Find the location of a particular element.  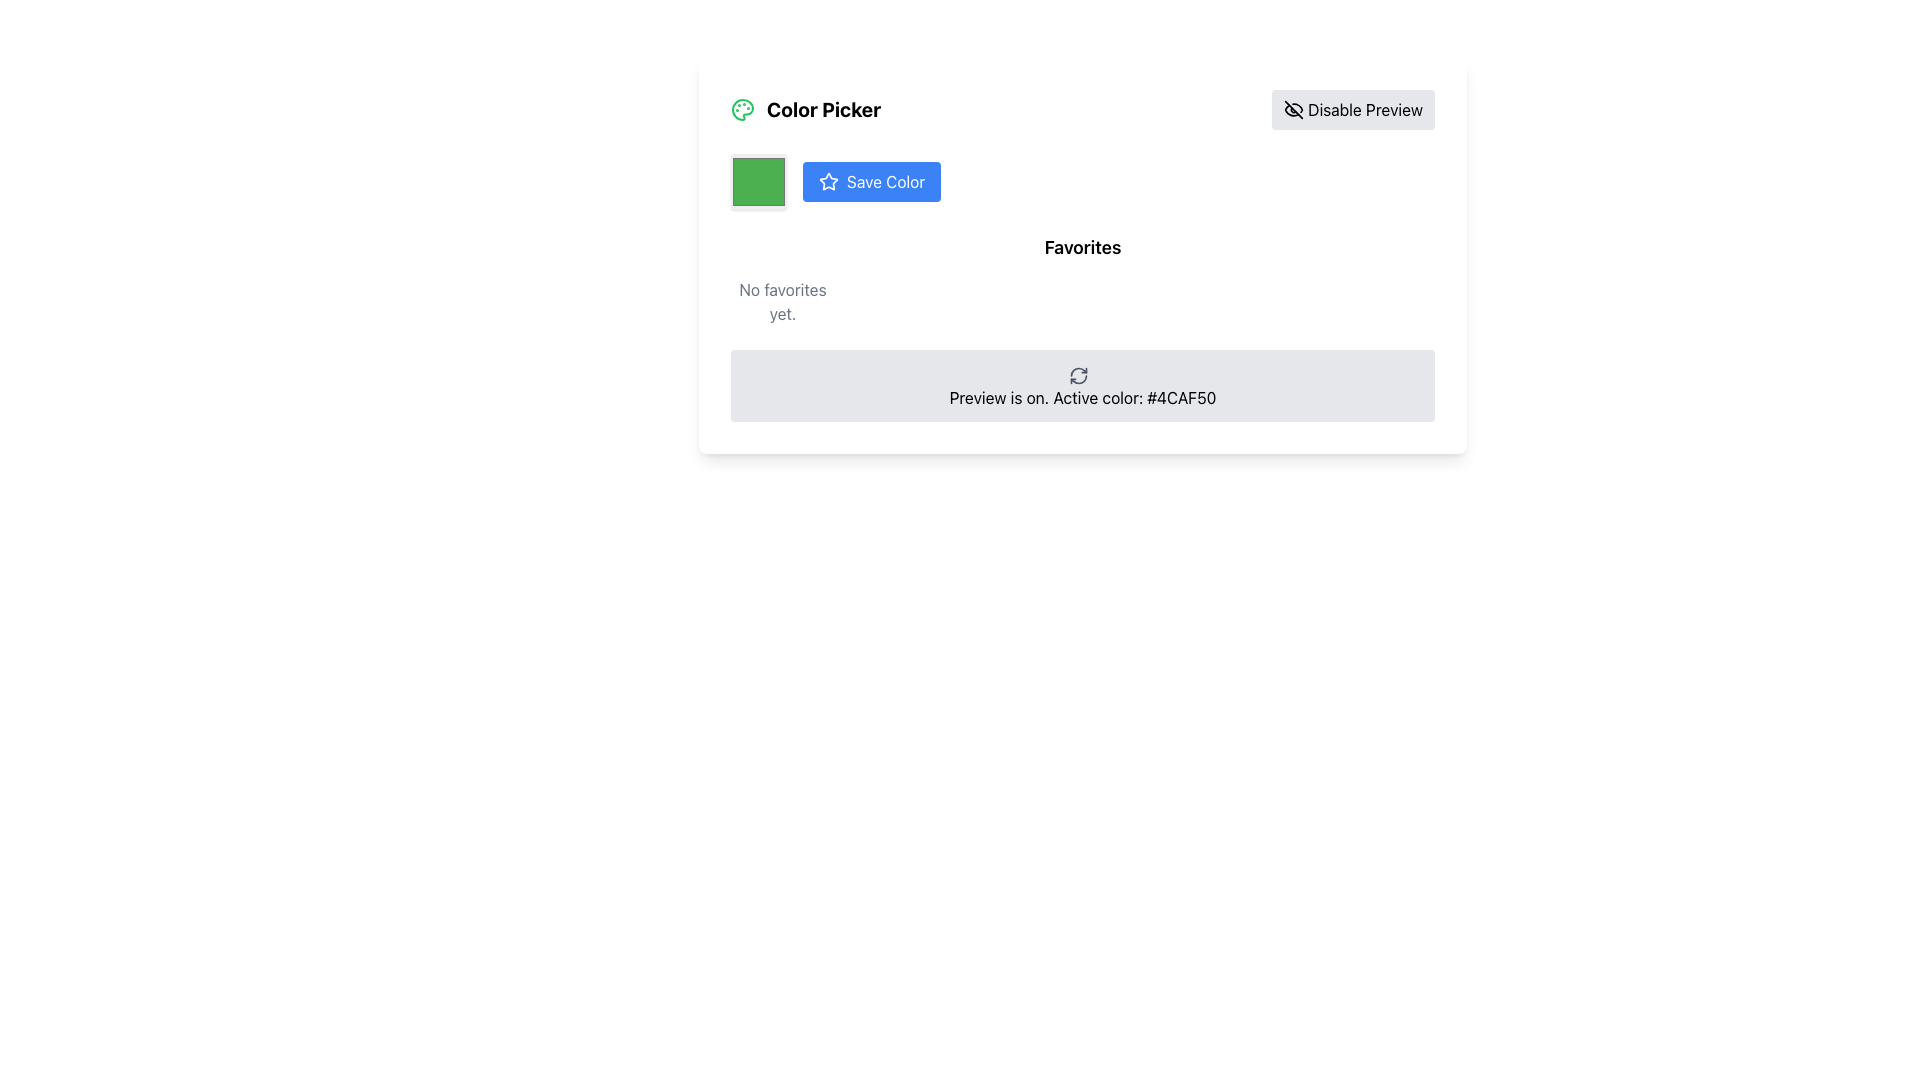

the eye-off icon within the 'Disable Preview' button, which is located in the top-right corner of the interface is located at coordinates (1294, 110).